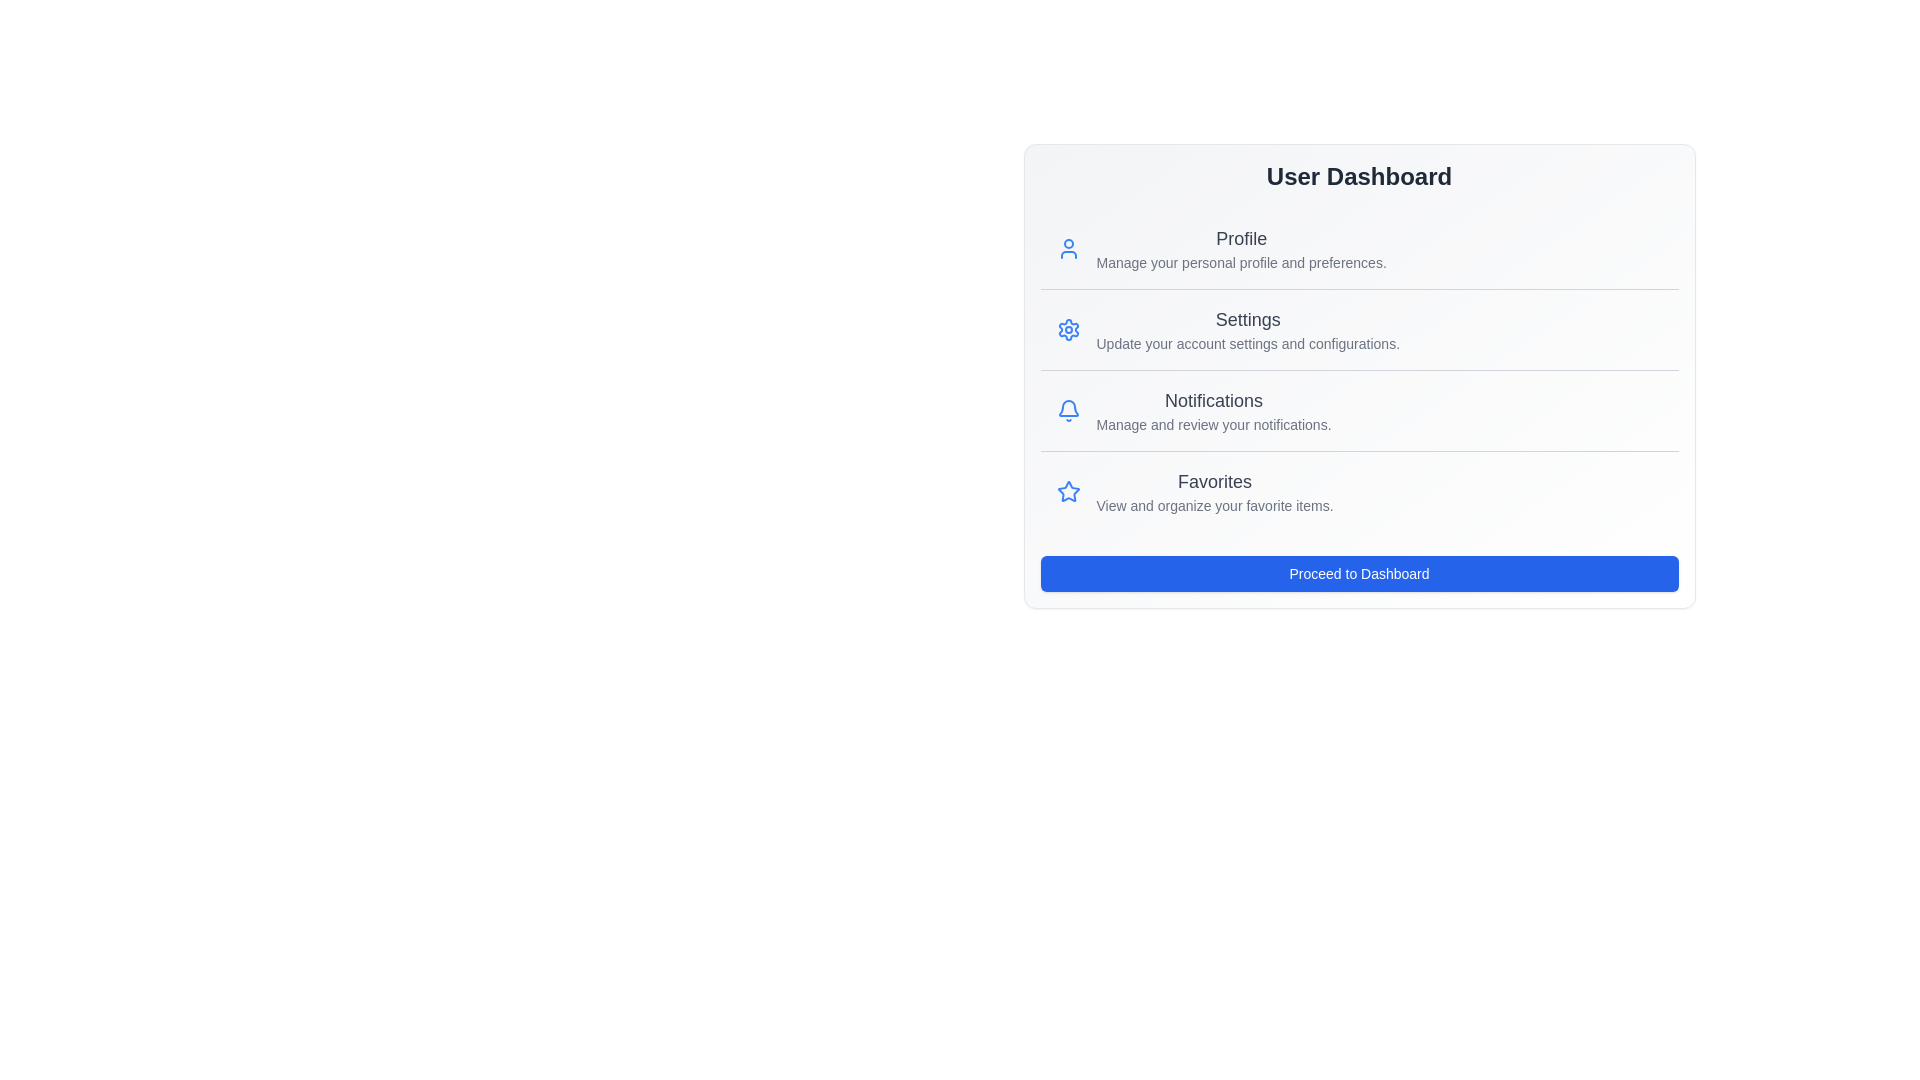  What do you see at coordinates (1213, 504) in the screenshot?
I see `the informational text located directly below the 'Favorites' header in the Favorites section of the user dashboard` at bounding box center [1213, 504].